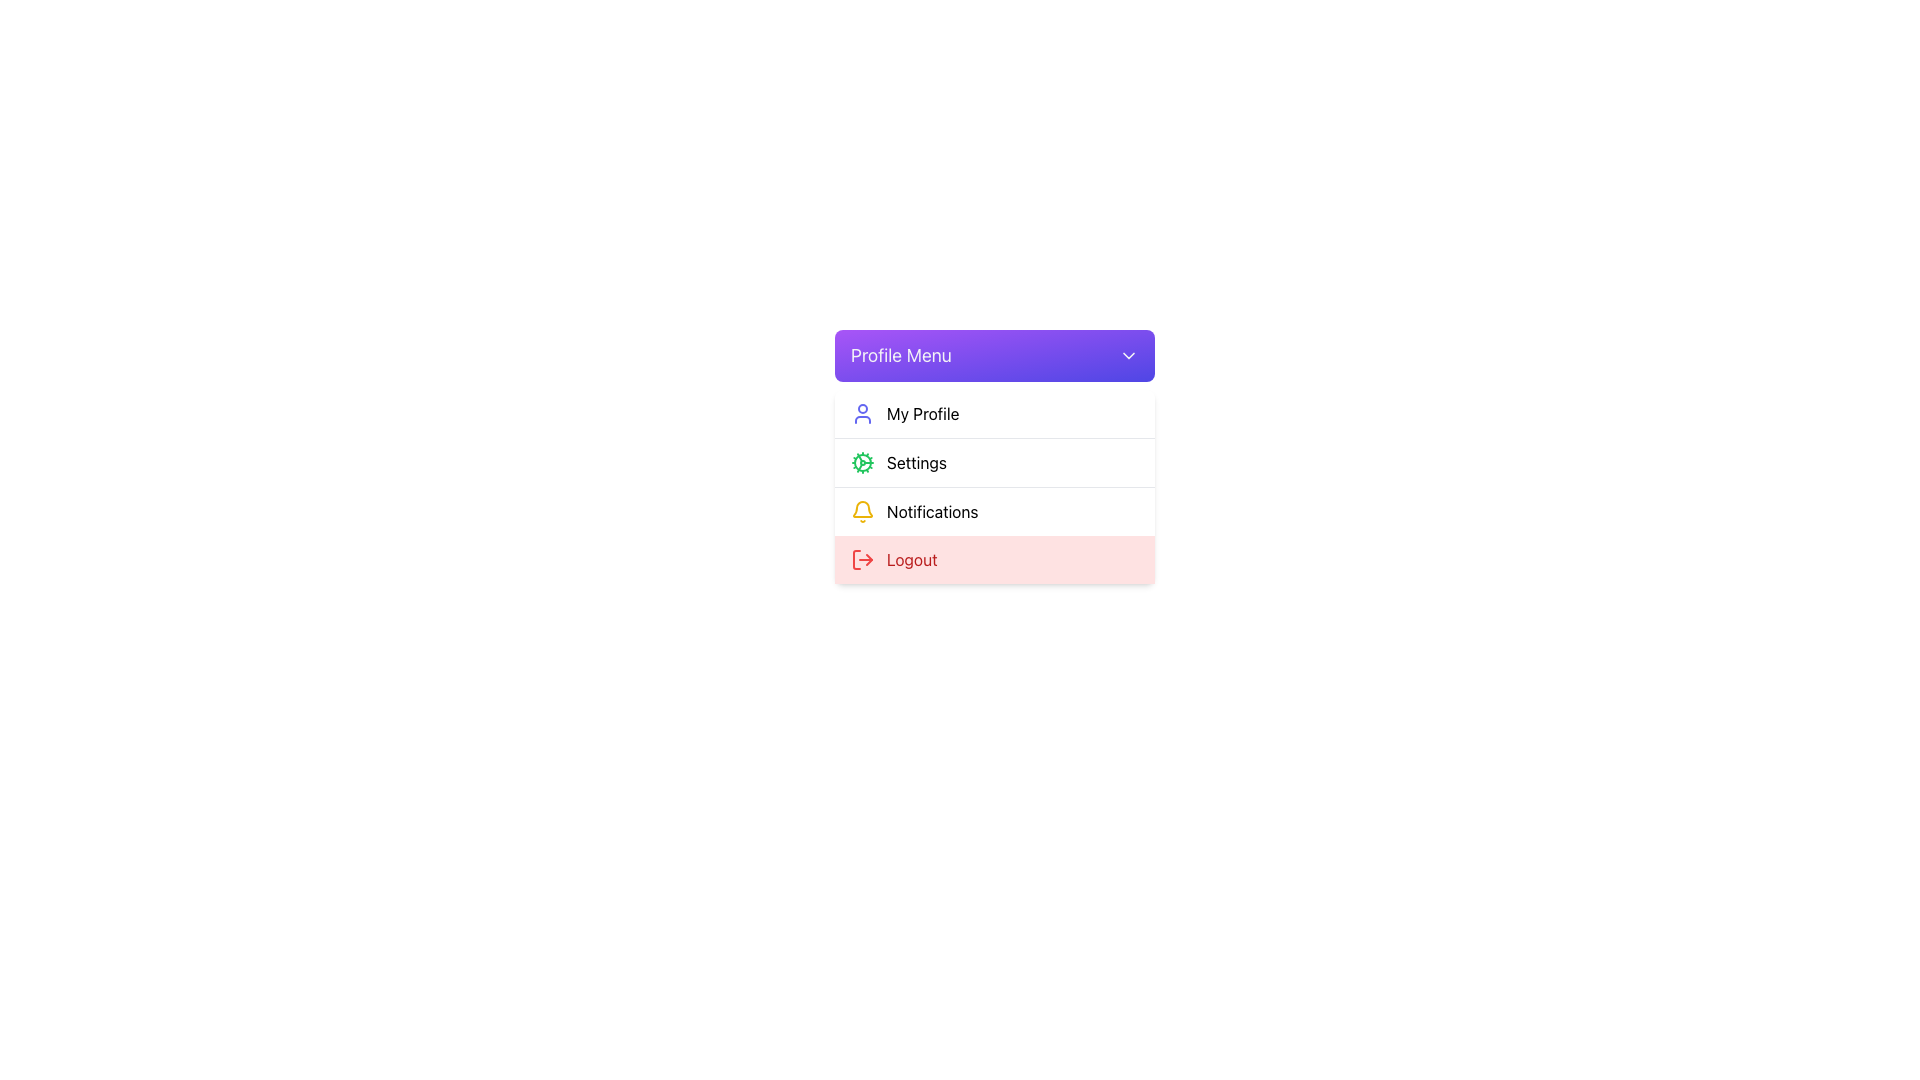 This screenshot has width=1920, height=1080. Describe the element at coordinates (915, 462) in the screenshot. I see `text label 'Settings' located within the dropdown menu, styled with black text against a white background, positioned below 'My Profile' and above 'Notifications'` at that location.